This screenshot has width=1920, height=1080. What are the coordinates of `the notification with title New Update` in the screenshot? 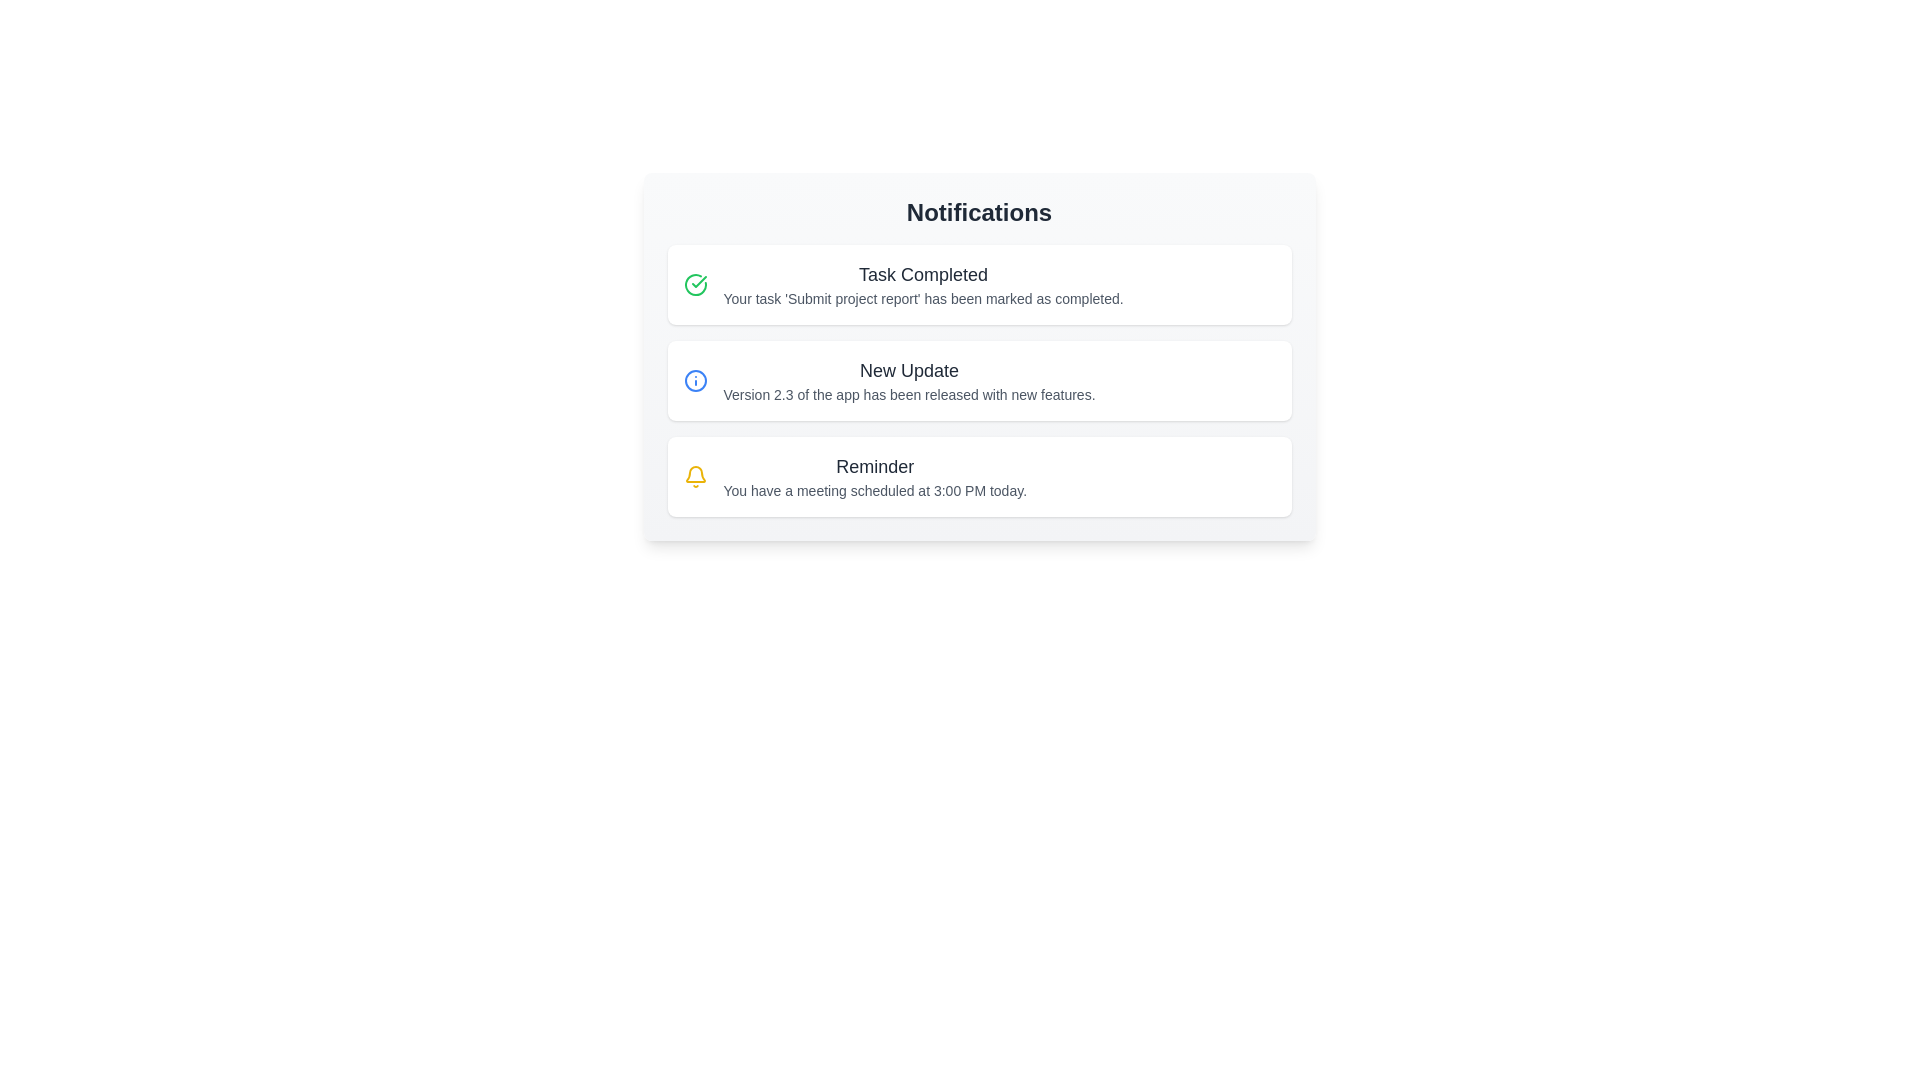 It's located at (979, 381).